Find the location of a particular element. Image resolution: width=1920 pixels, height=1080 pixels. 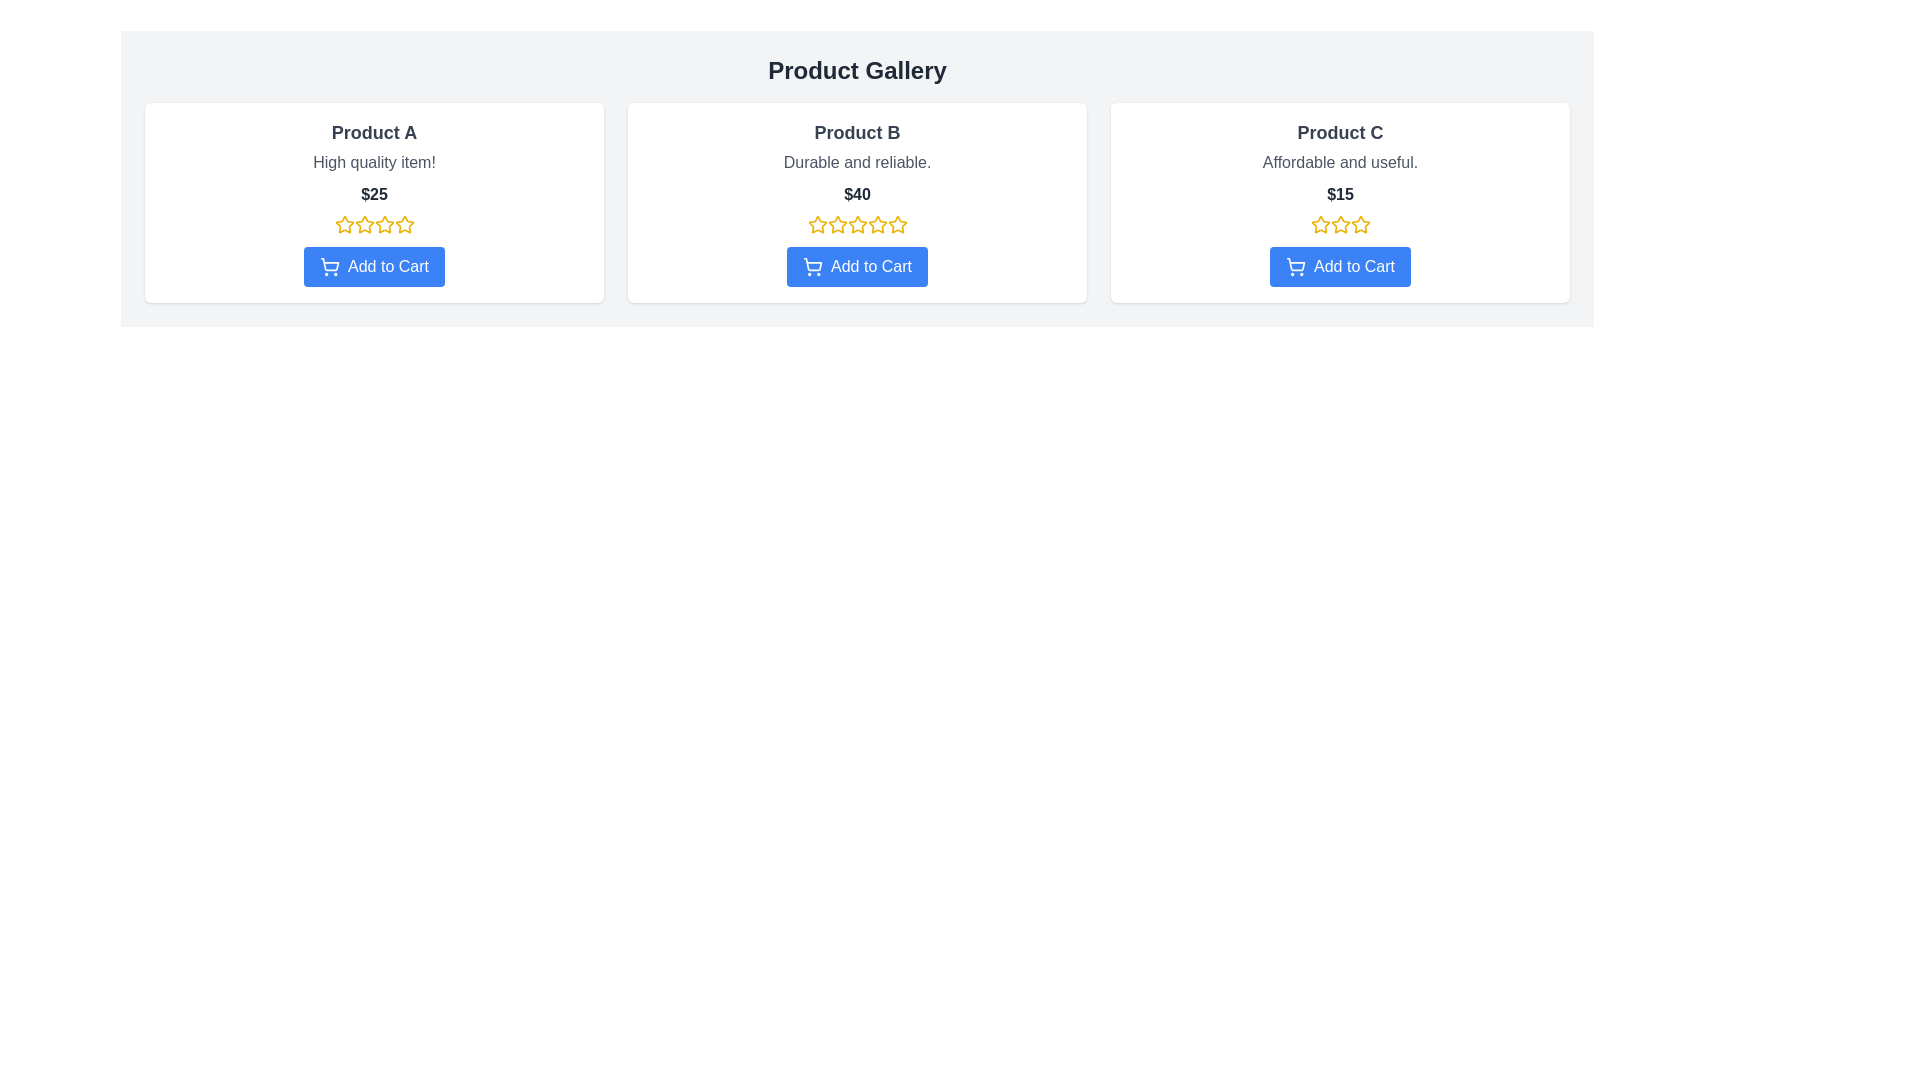

the first star icon in the rating system for 'Product B' to assign a rating is located at coordinates (817, 224).